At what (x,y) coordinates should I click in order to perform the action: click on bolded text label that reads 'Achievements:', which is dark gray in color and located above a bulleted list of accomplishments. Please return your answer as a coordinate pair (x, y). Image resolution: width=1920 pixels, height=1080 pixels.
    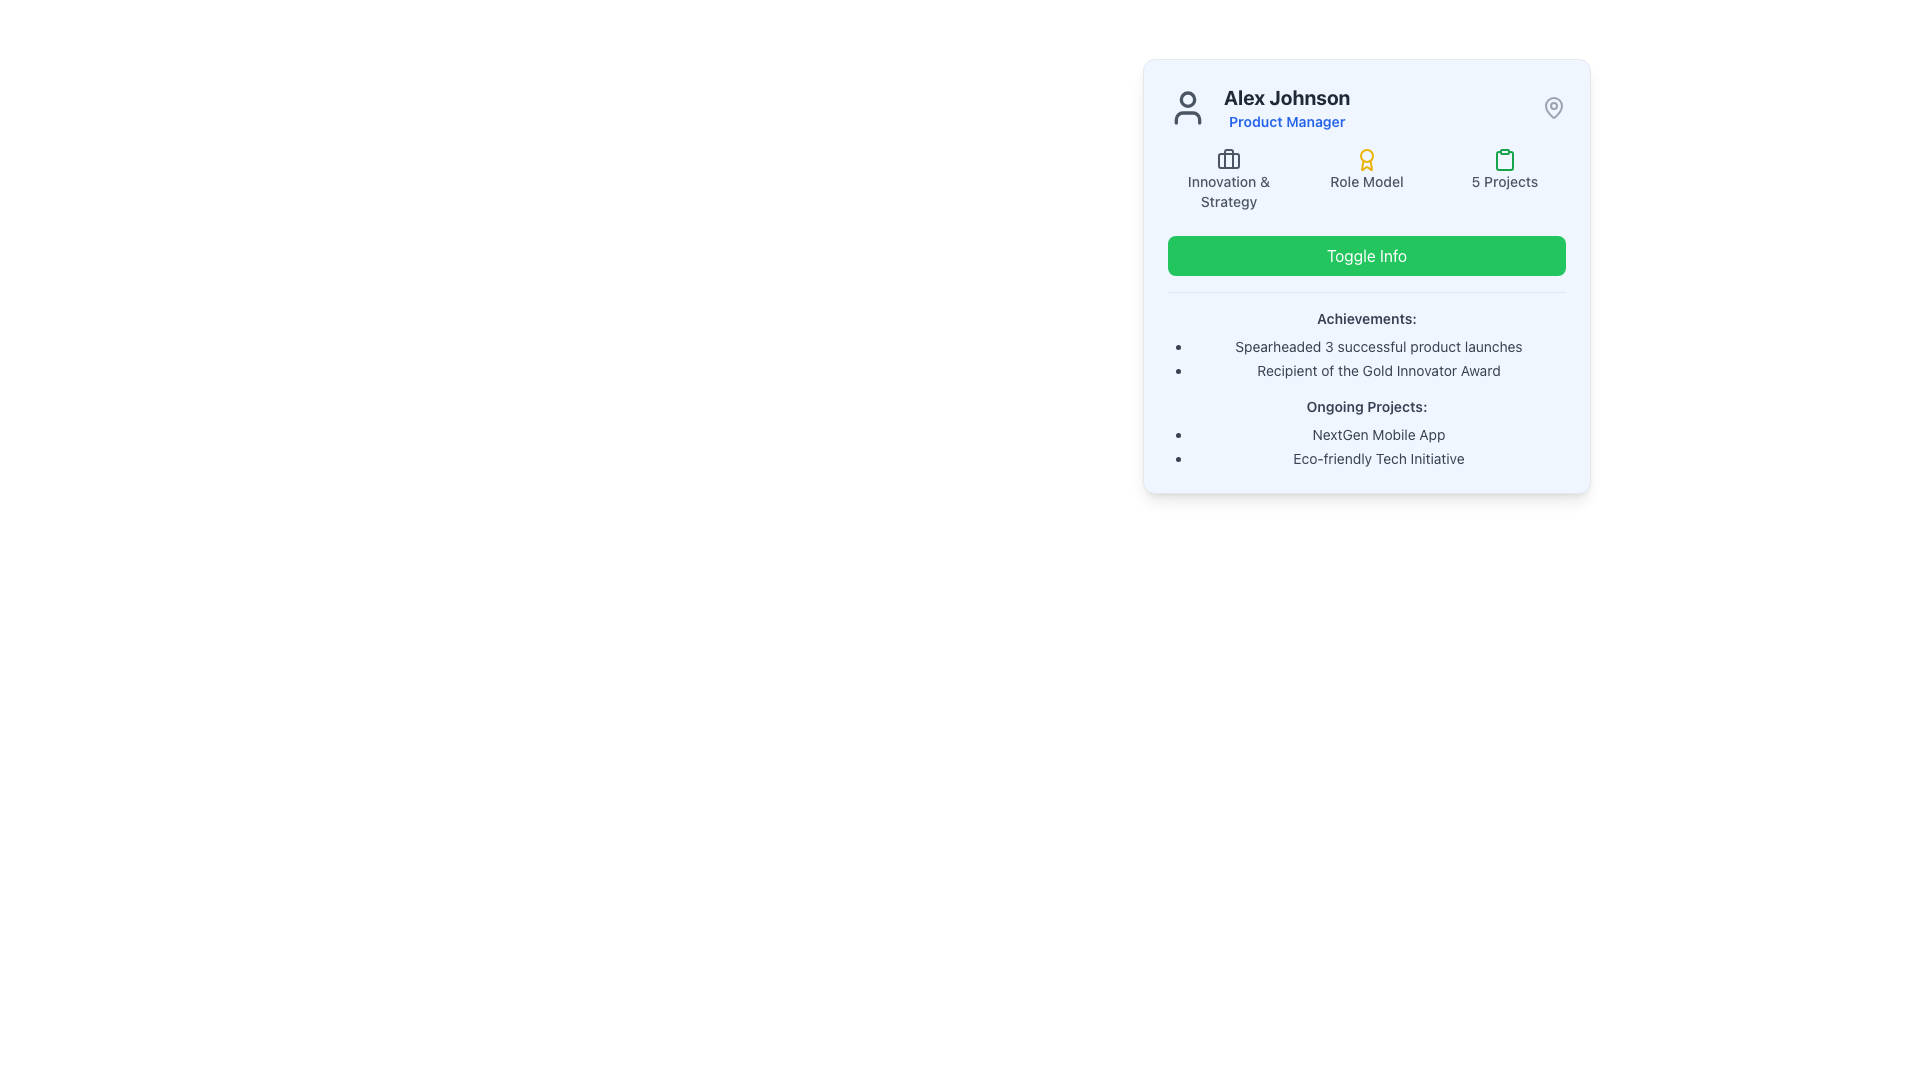
    Looking at the image, I should click on (1366, 318).